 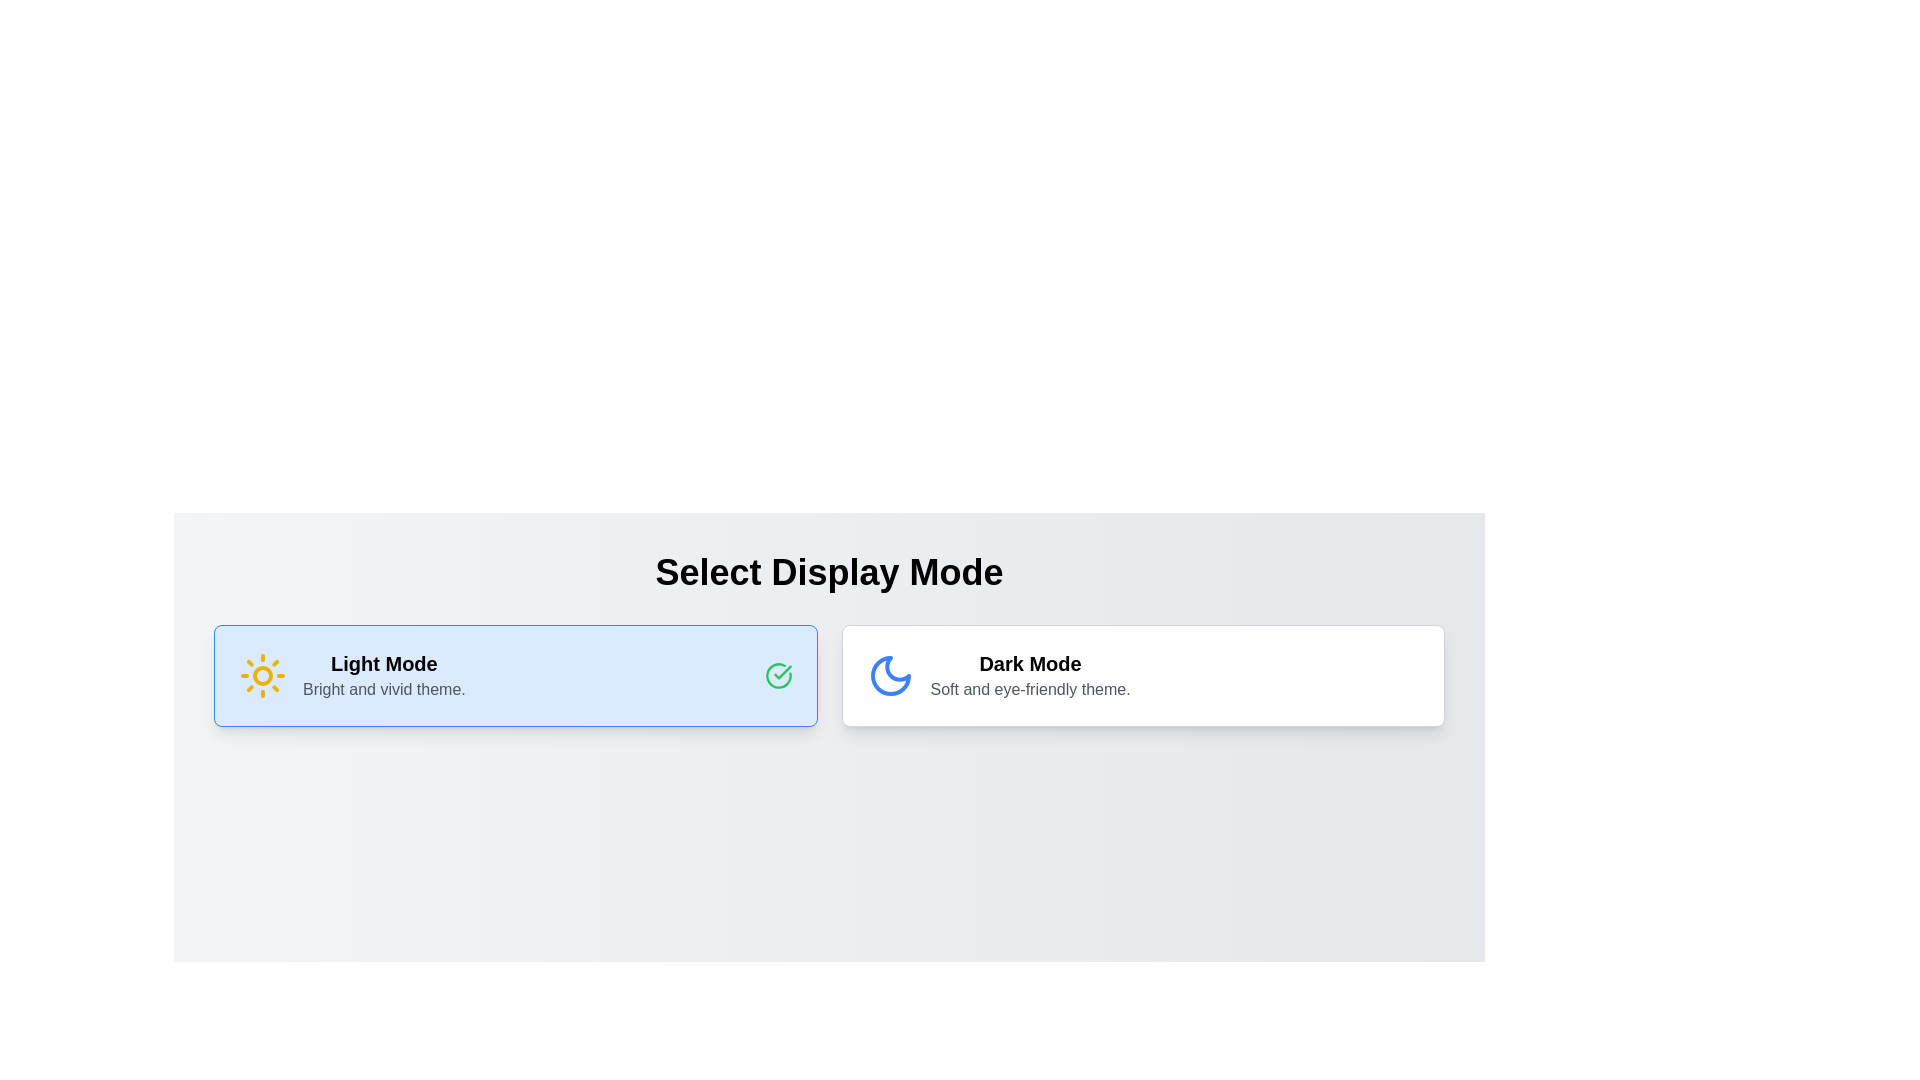 What do you see at coordinates (1030, 689) in the screenshot?
I see `the text label that provides a description for the 'Dark Mode' option, positioned directly below the 'Dark Mode' label in the card layout` at bounding box center [1030, 689].